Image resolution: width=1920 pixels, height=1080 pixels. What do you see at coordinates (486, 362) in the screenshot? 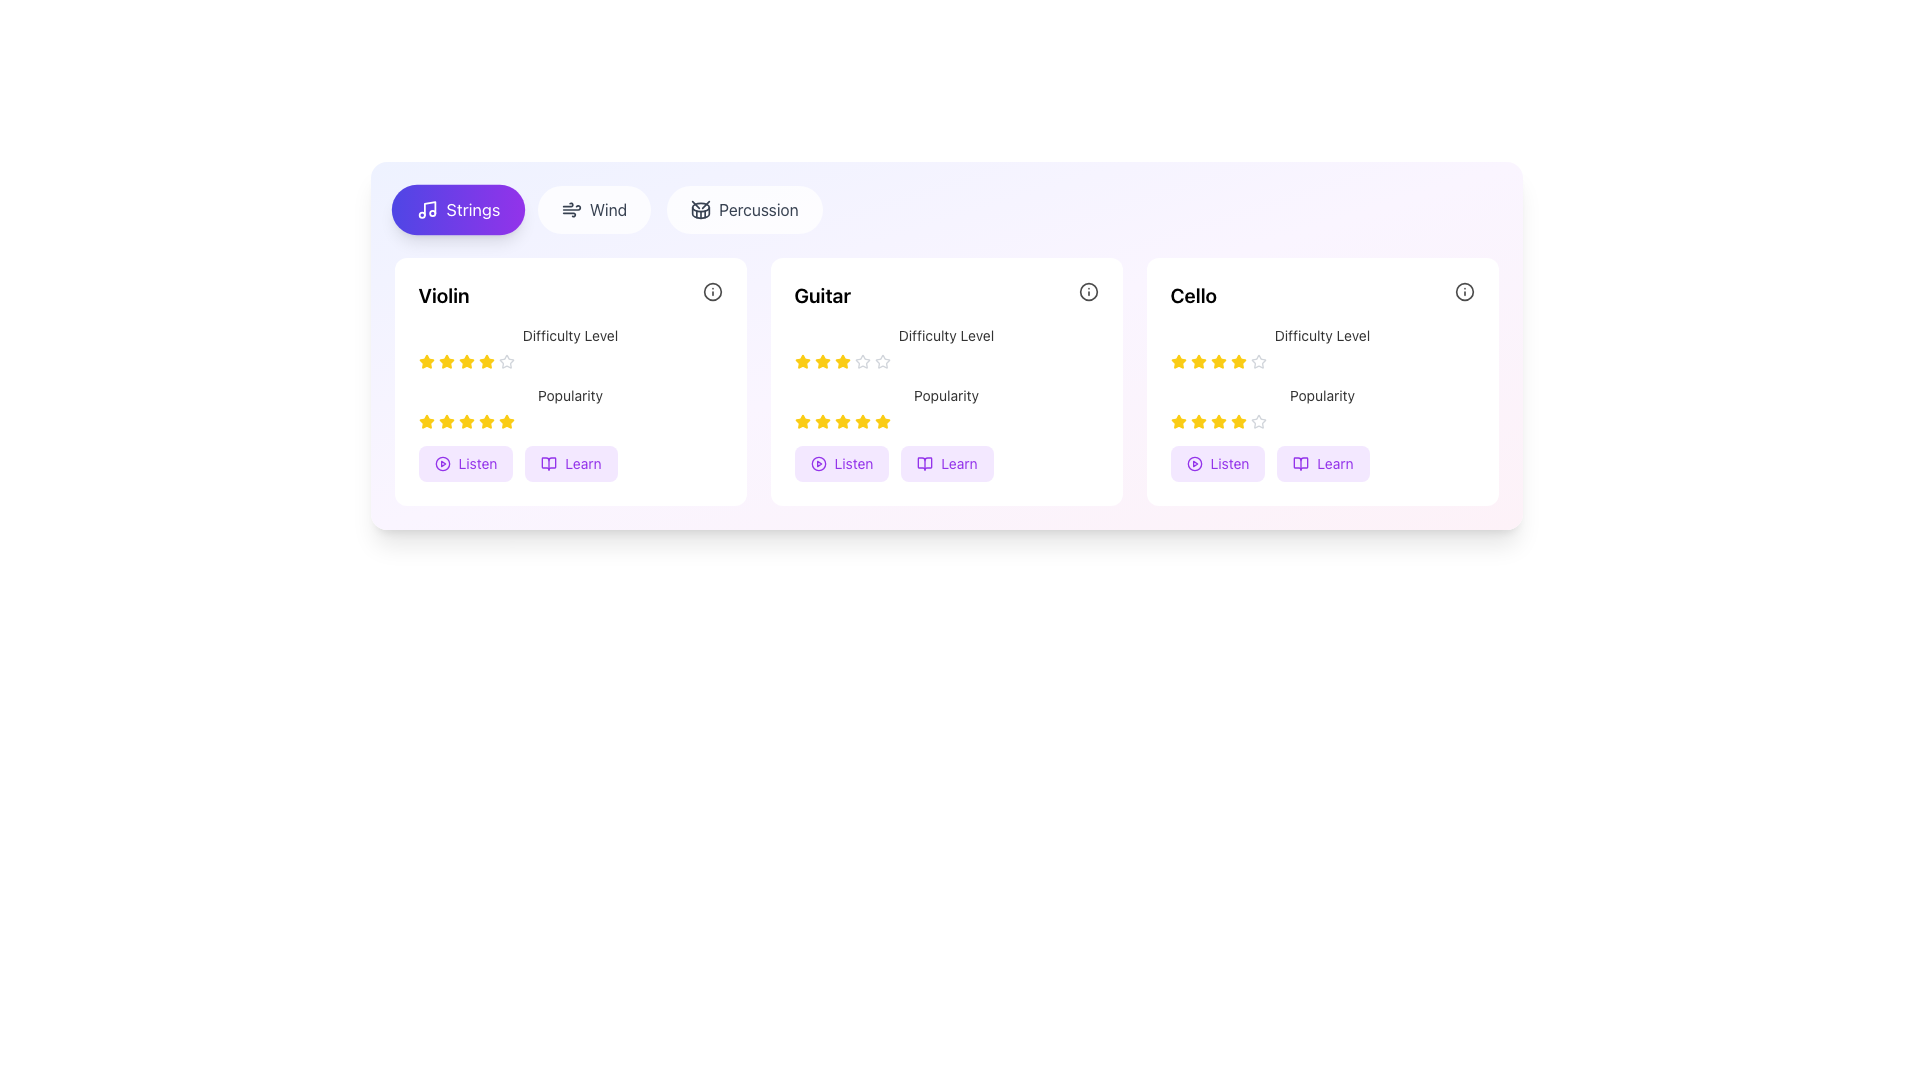
I see `the fifth star icon in the 'Difficulty Level' rating section of the 'Violin' card to modify the rating value` at bounding box center [486, 362].